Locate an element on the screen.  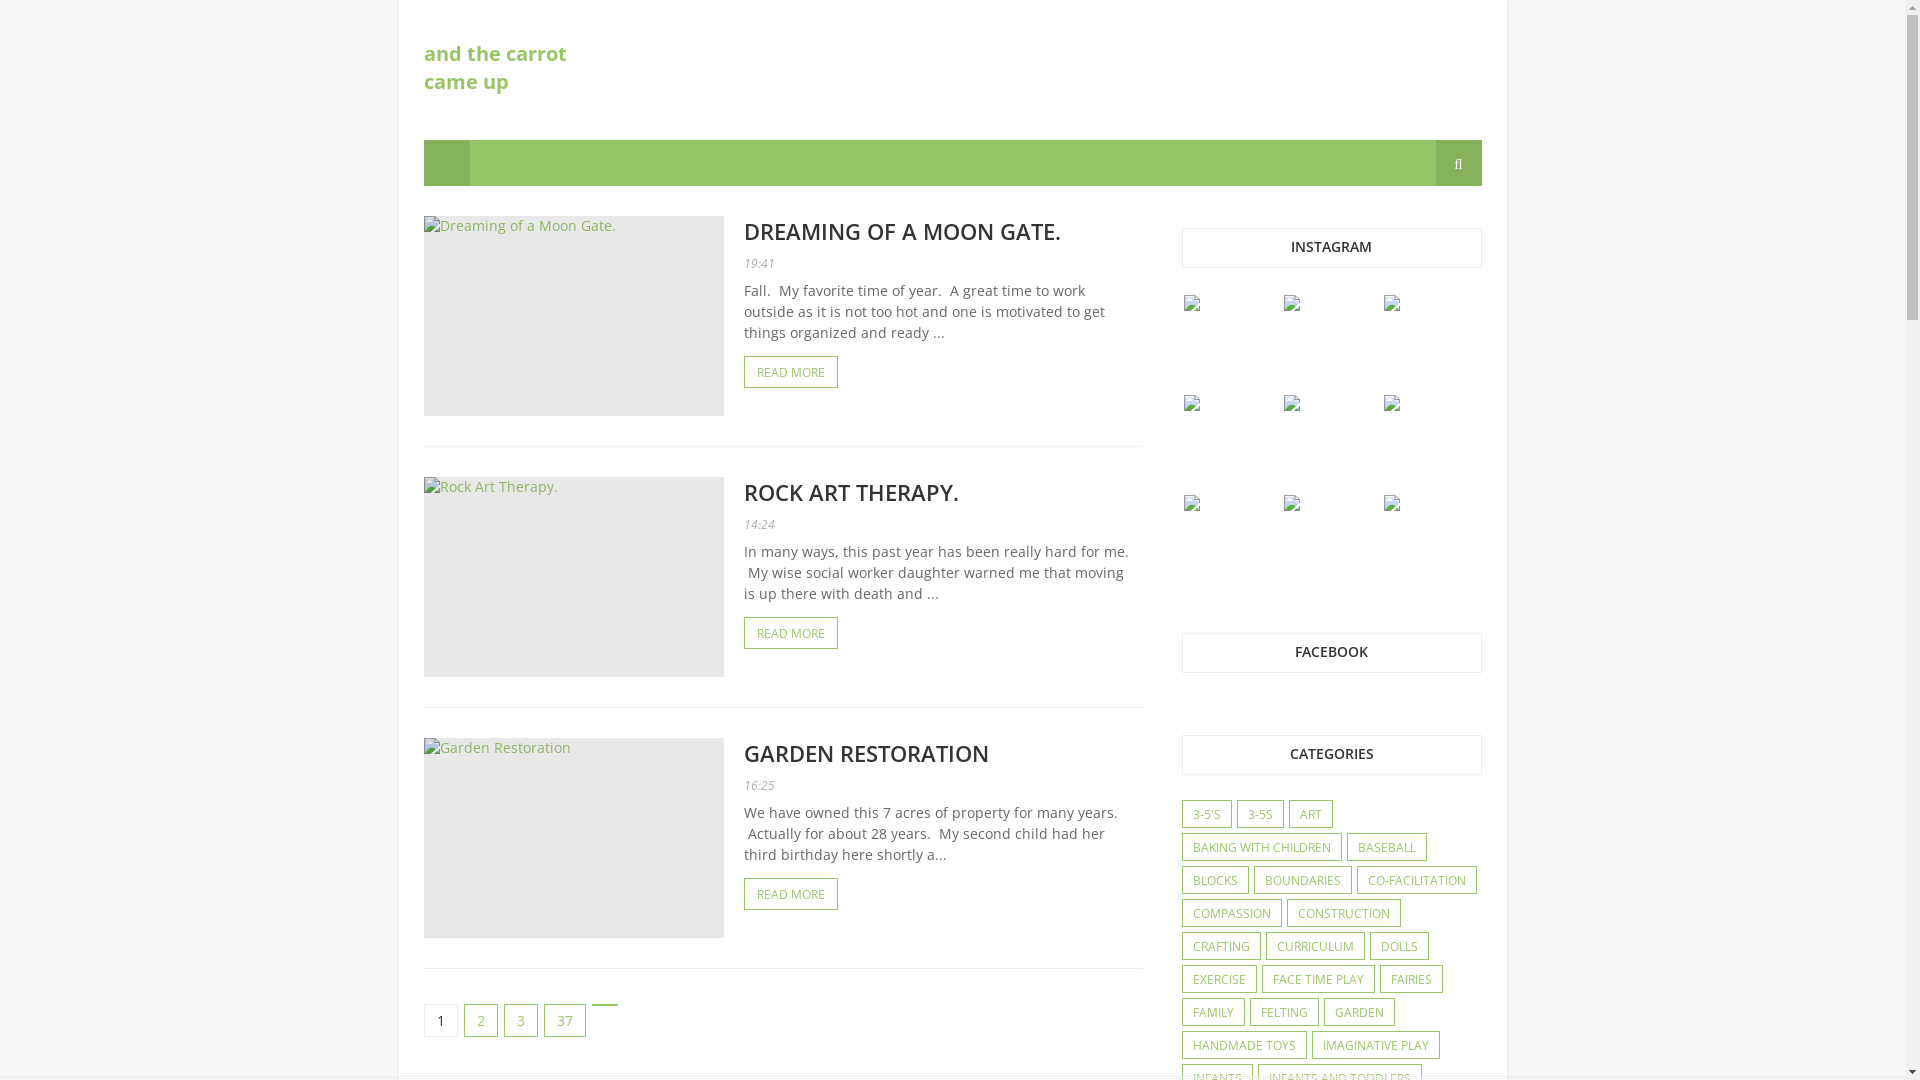
'FELTING' is located at coordinates (1283, 1013).